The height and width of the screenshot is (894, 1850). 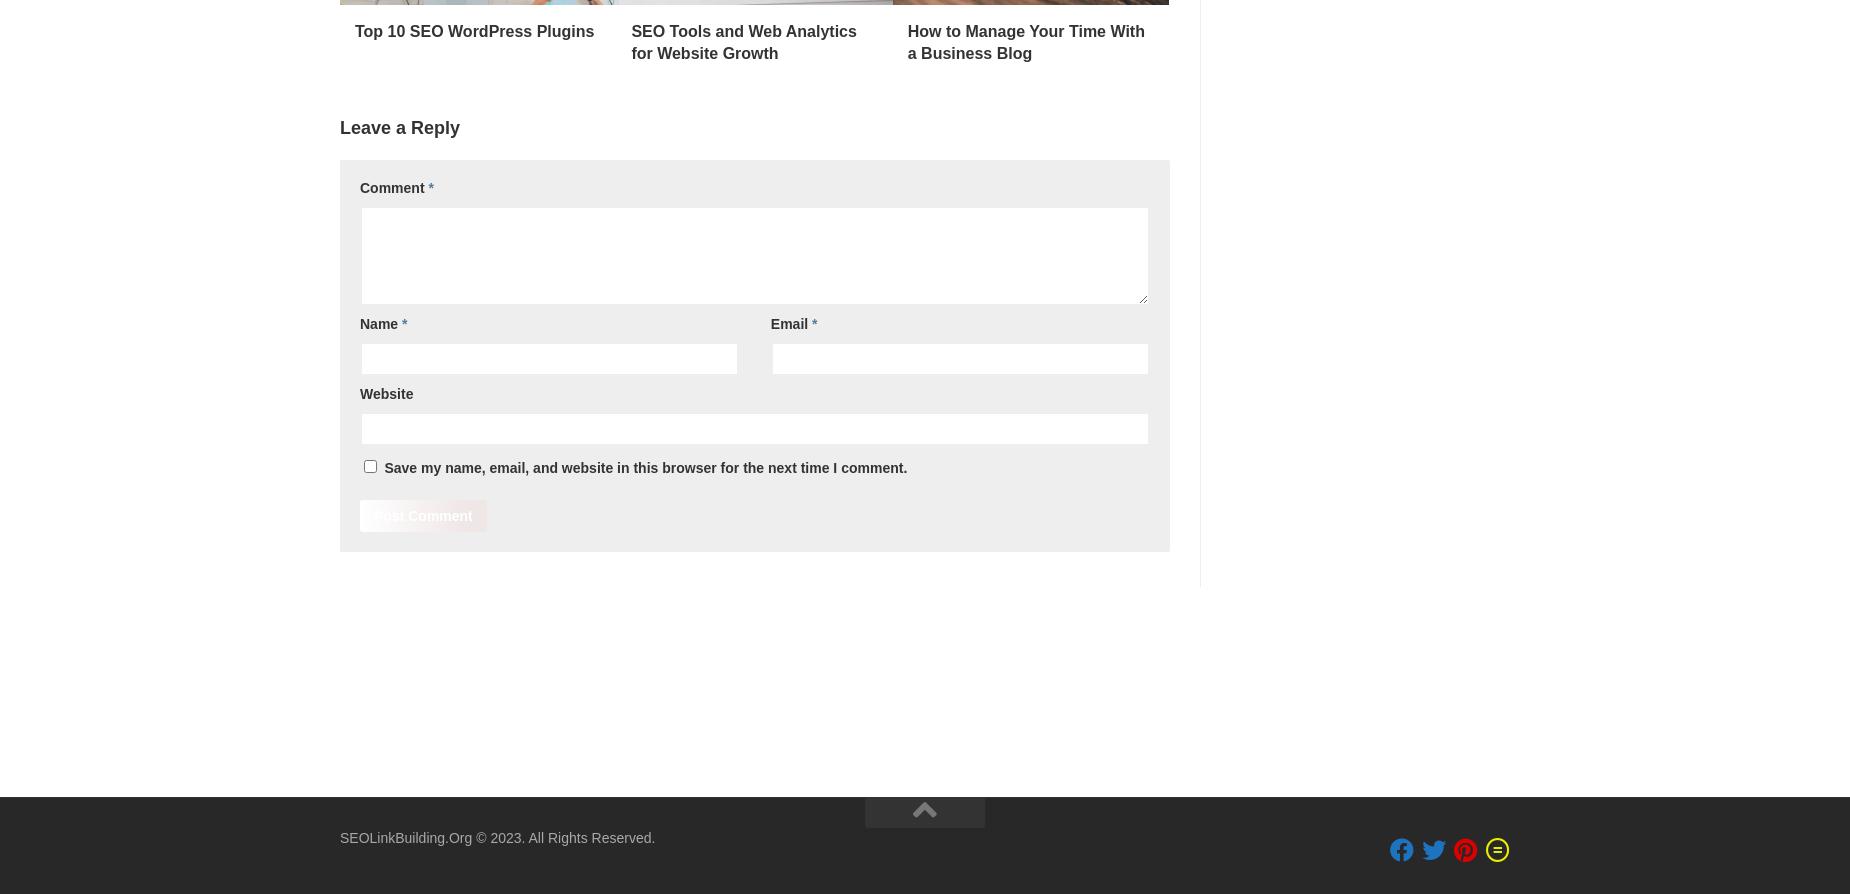 I want to click on 'Website', so click(x=385, y=392).